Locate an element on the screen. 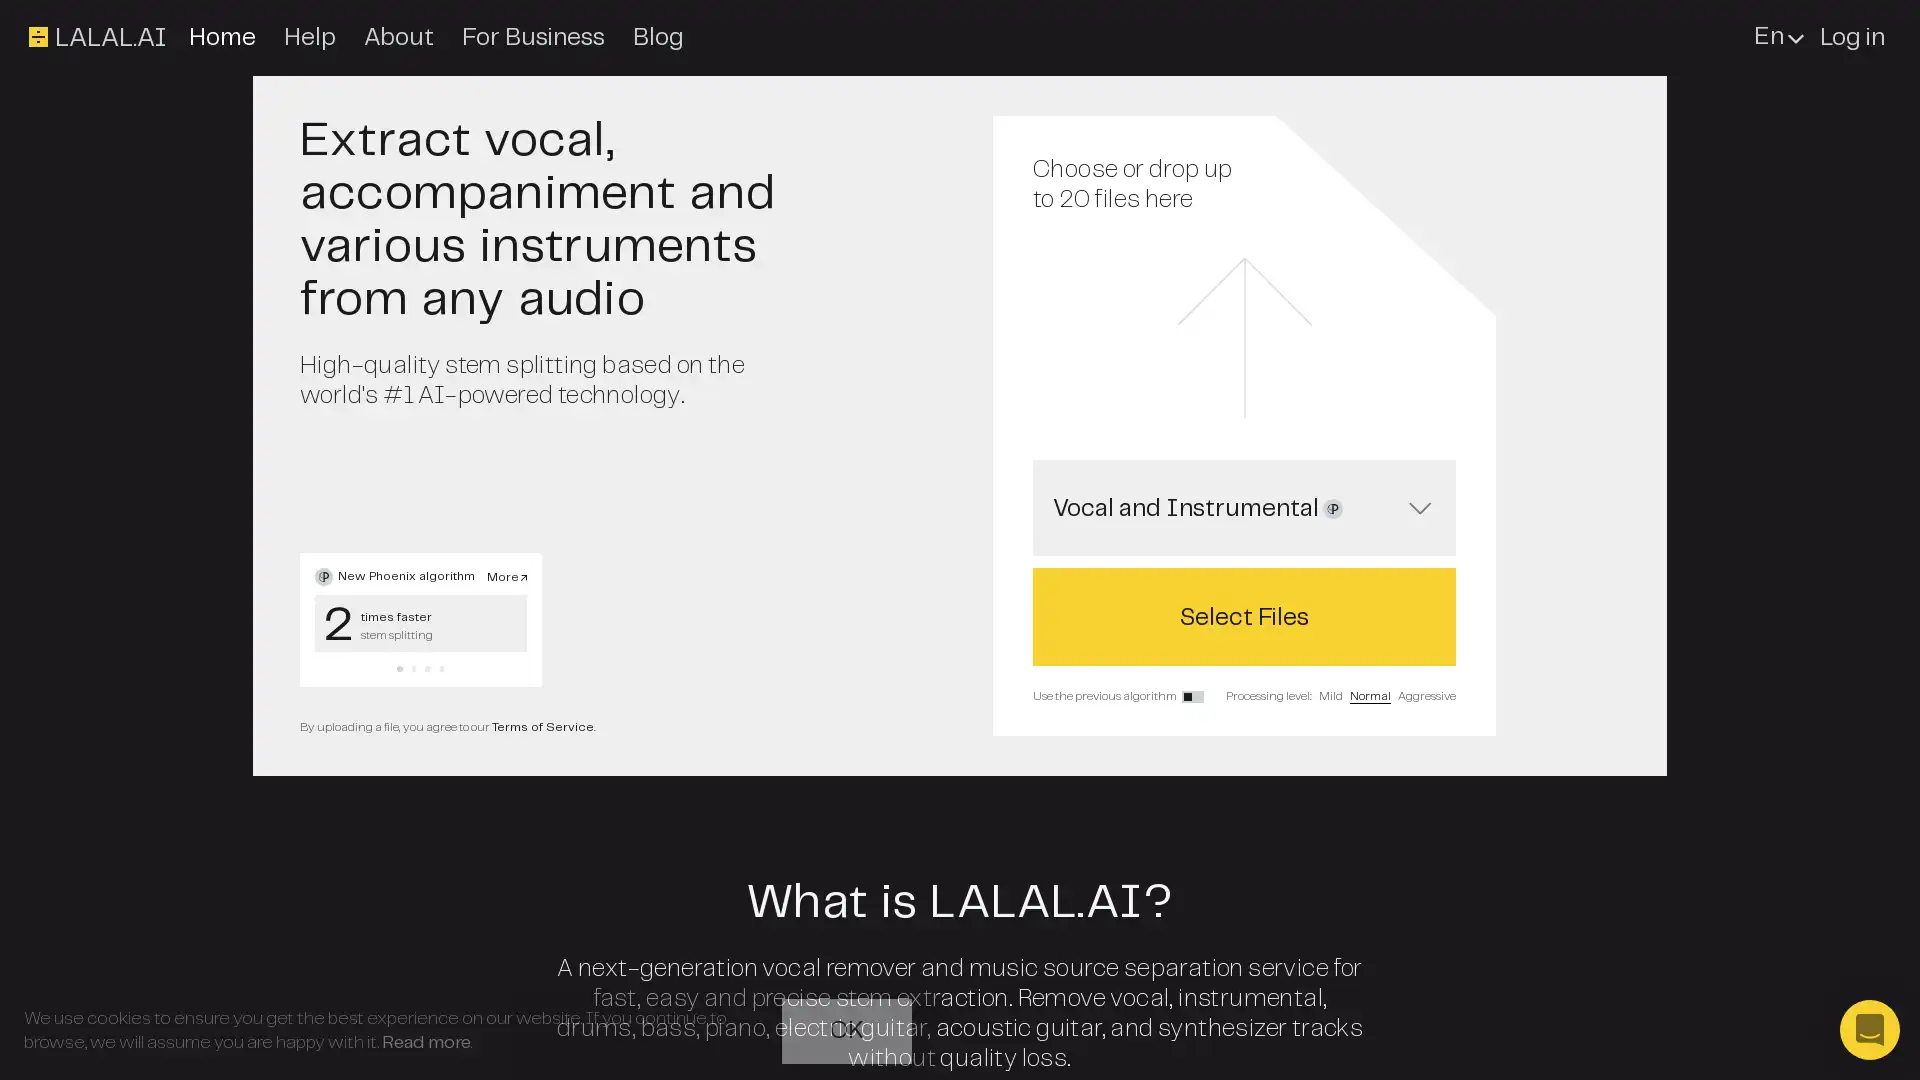 This screenshot has height=1080, width=1920. Open Intercom Messenger is located at coordinates (1869, 1029).